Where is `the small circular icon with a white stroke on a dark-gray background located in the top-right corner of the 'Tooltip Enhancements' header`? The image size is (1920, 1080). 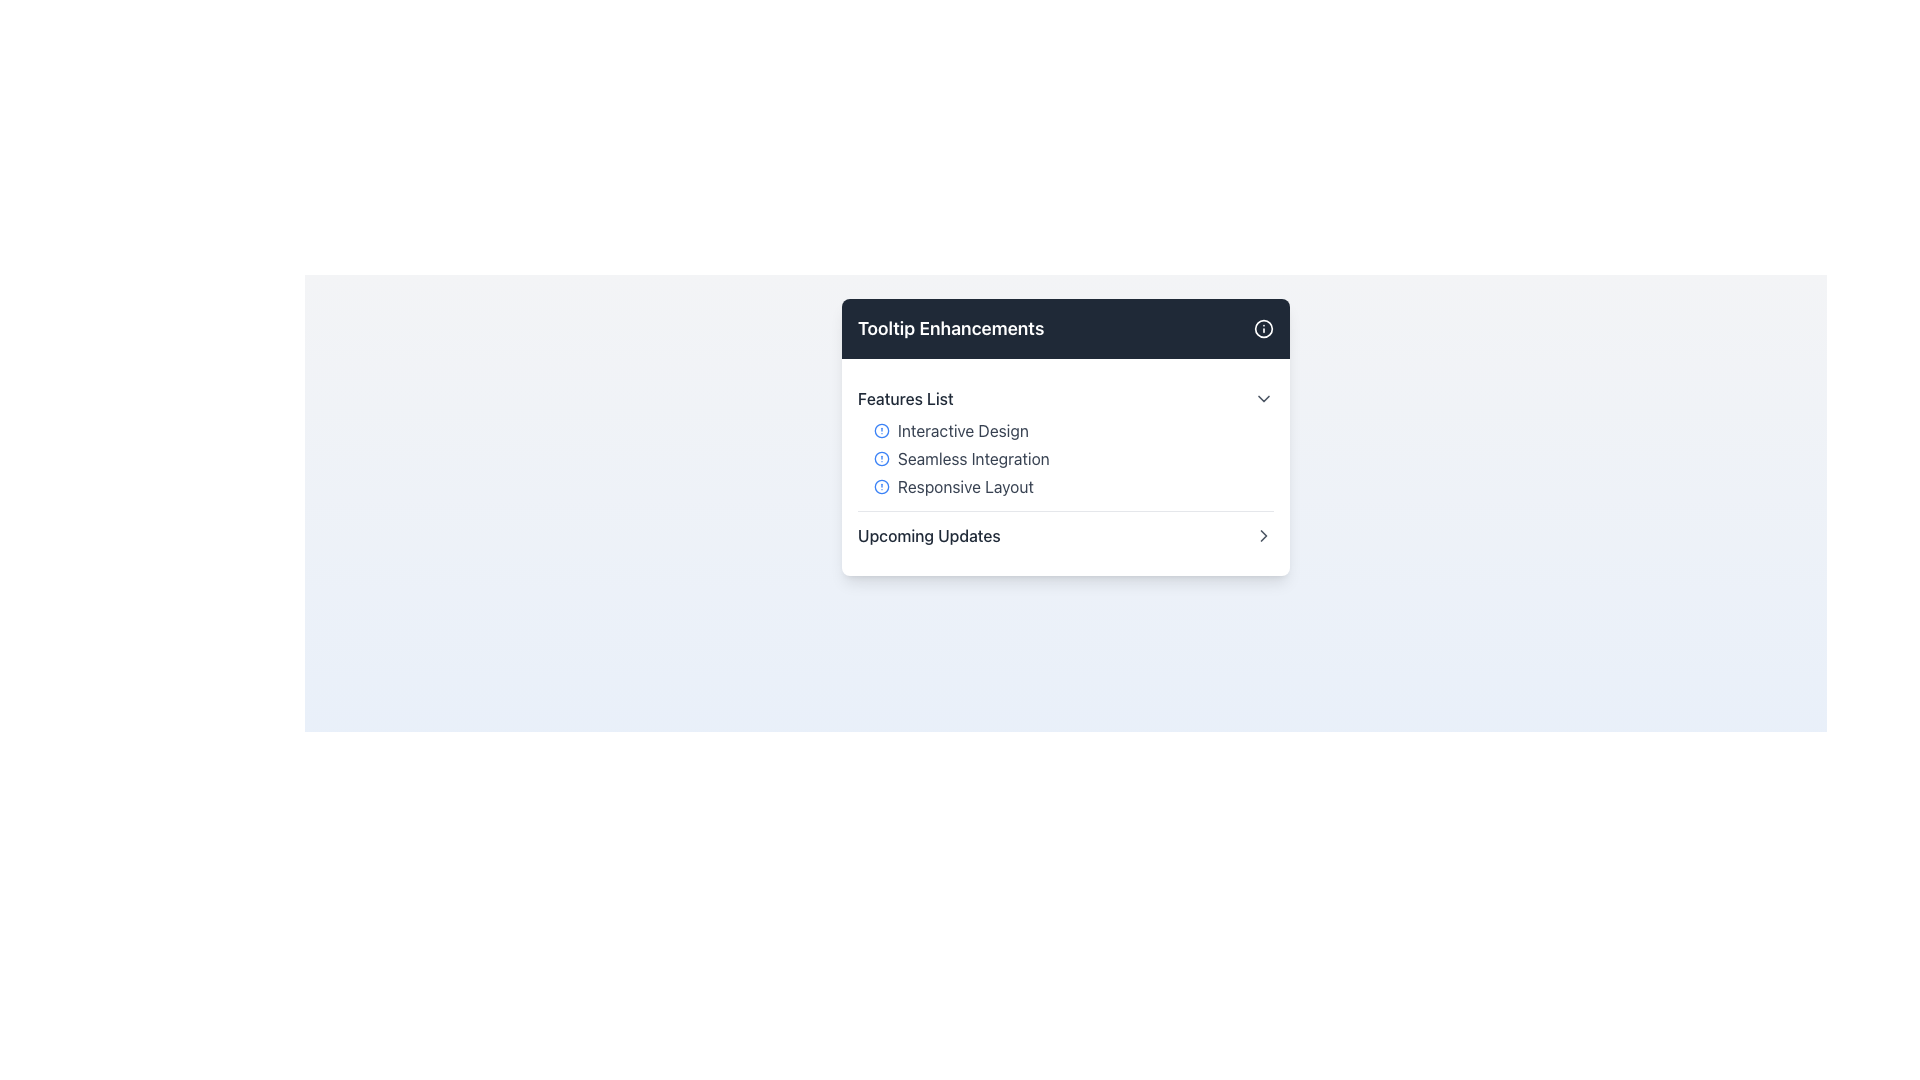 the small circular icon with a white stroke on a dark-gray background located in the top-right corner of the 'Tooltip Enhancements' header is located at coordinates (1262, 327).